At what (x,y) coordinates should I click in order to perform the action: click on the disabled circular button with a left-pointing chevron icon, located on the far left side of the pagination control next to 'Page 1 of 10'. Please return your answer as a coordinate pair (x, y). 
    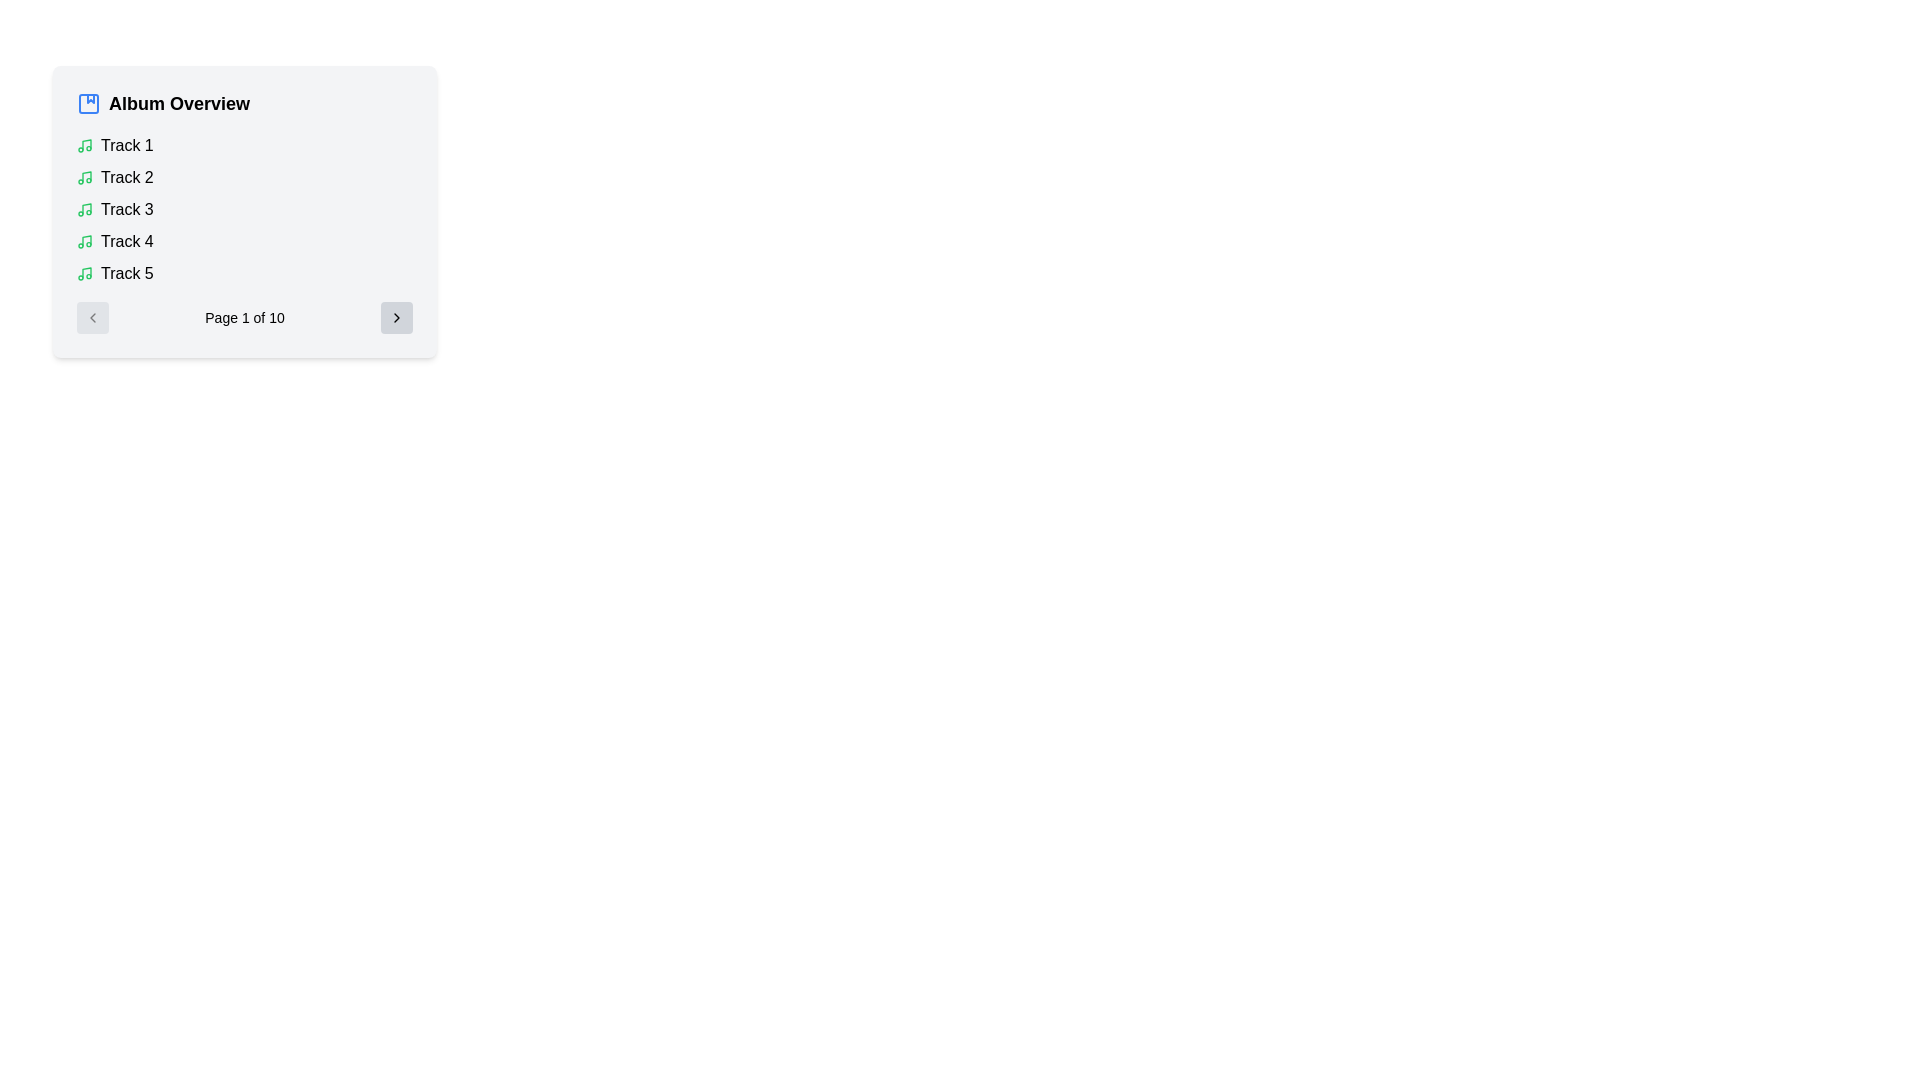
    Looking at the image, I should click on (91, 316).